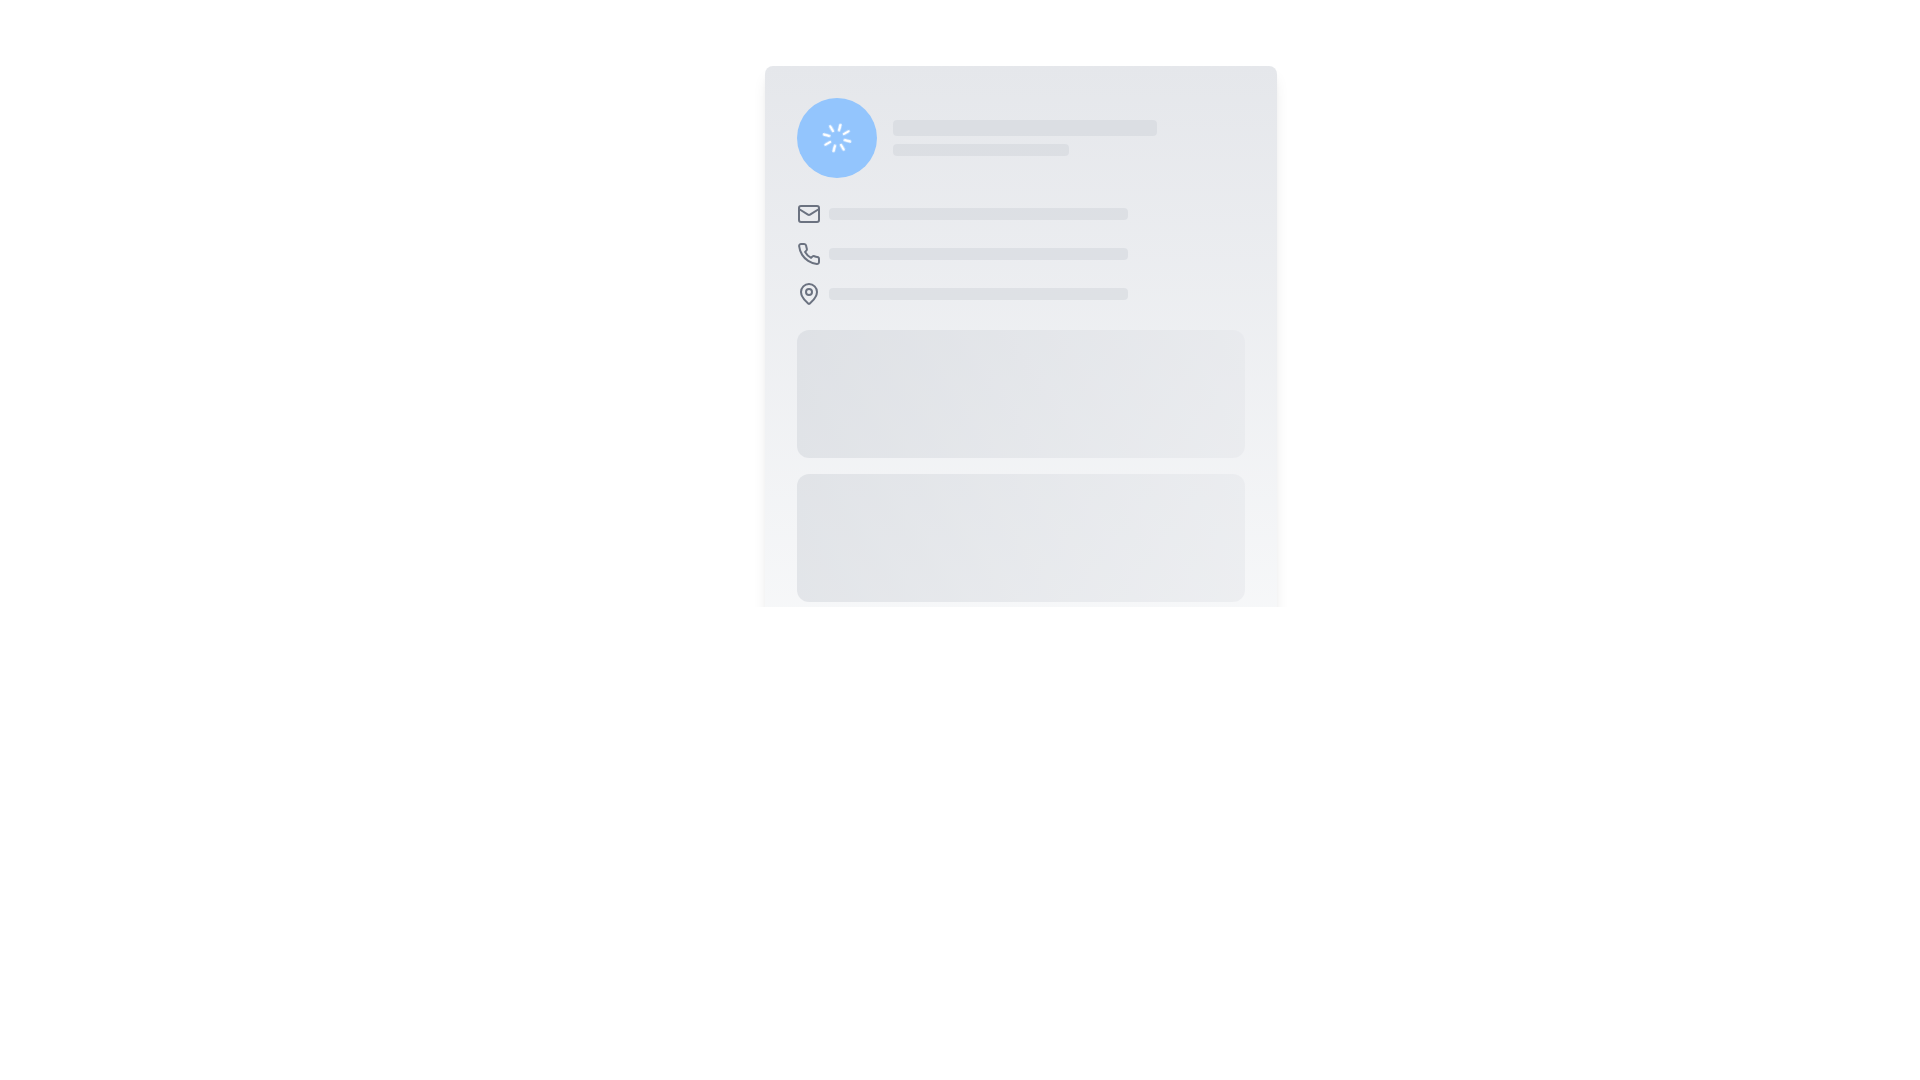 This screenshot has width=1920, height=1080. Describe the element at coordinates (836, 137) in the screenshot. I see `the animated loading indicator, which is a spinner icon located at the center of a circular light blue background in the top-left section of the information card` at that location.